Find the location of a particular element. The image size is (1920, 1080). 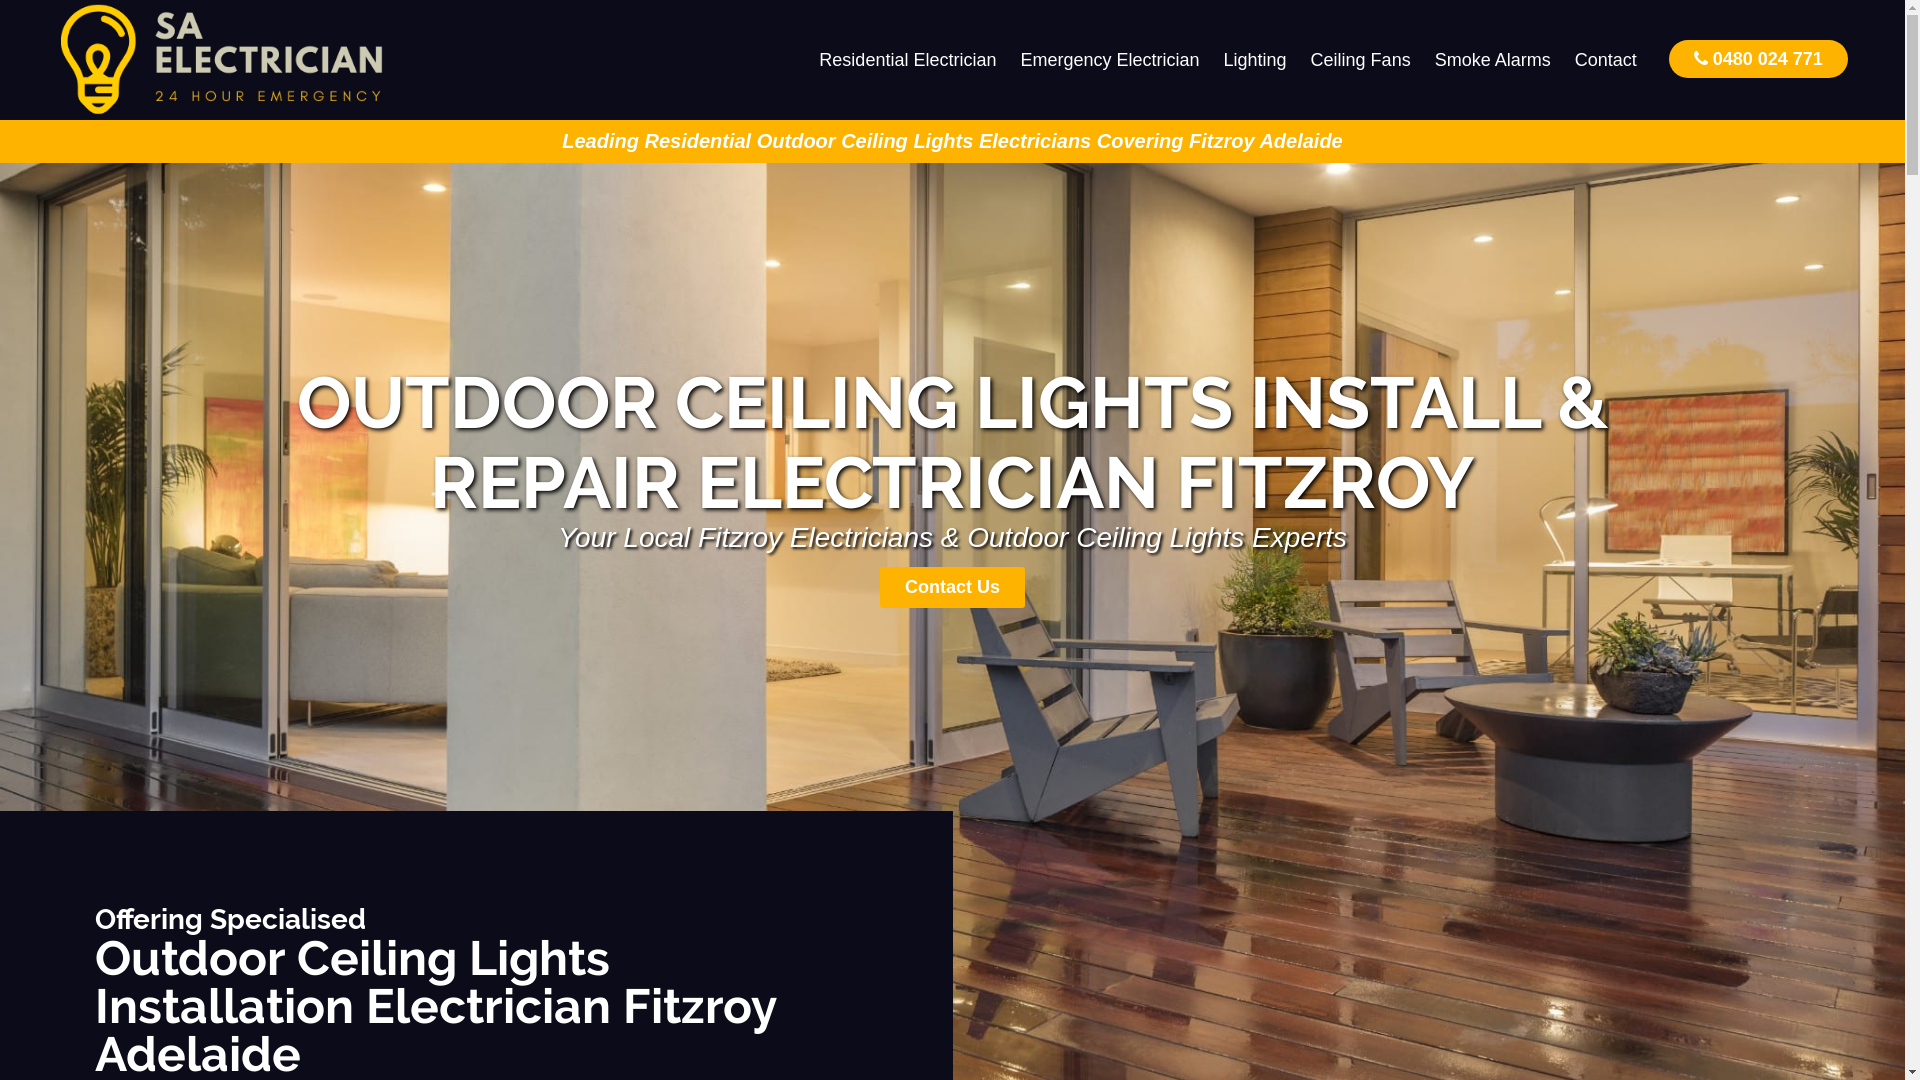

'Residential Electrician' is located at coordinates (906, 59).